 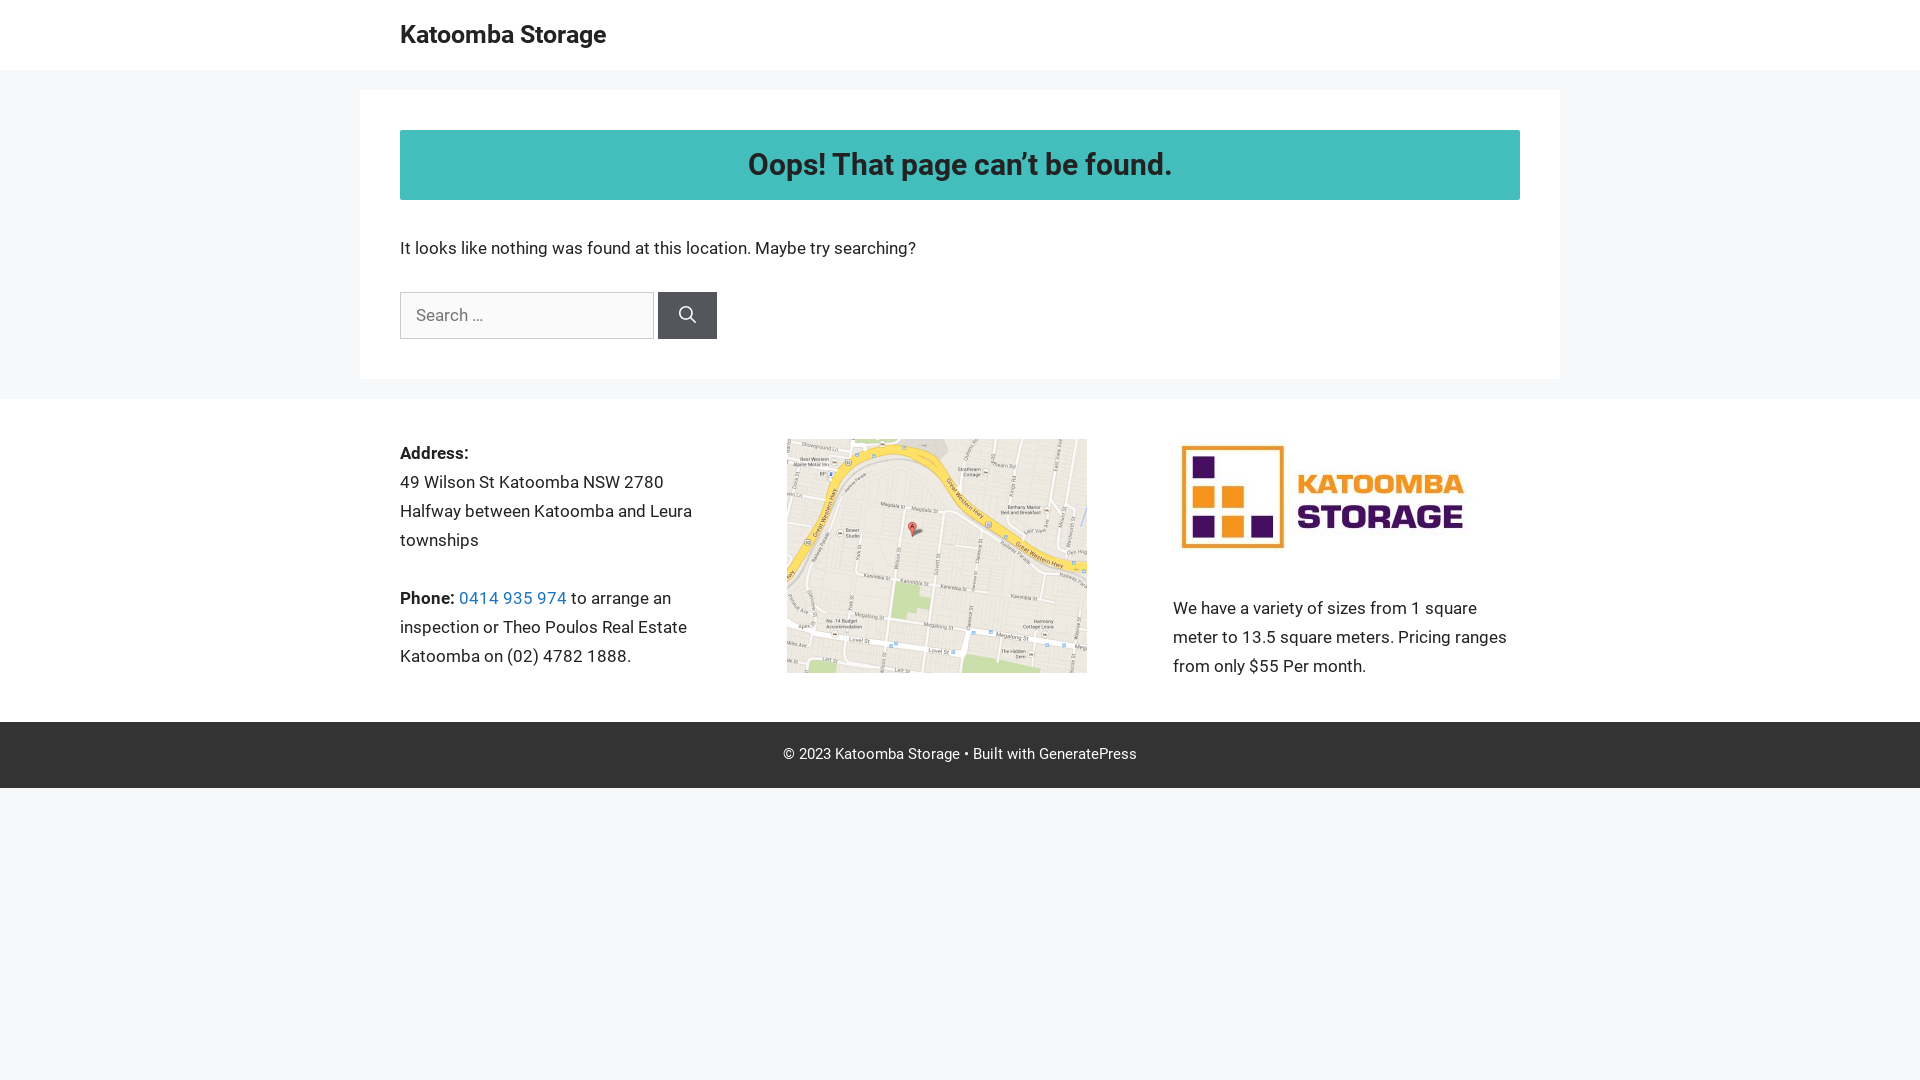 What do you see at coordinates (1087, 753) in the screenshot?
I see `'GeneratePress'` at bounding box center [1087, 753].